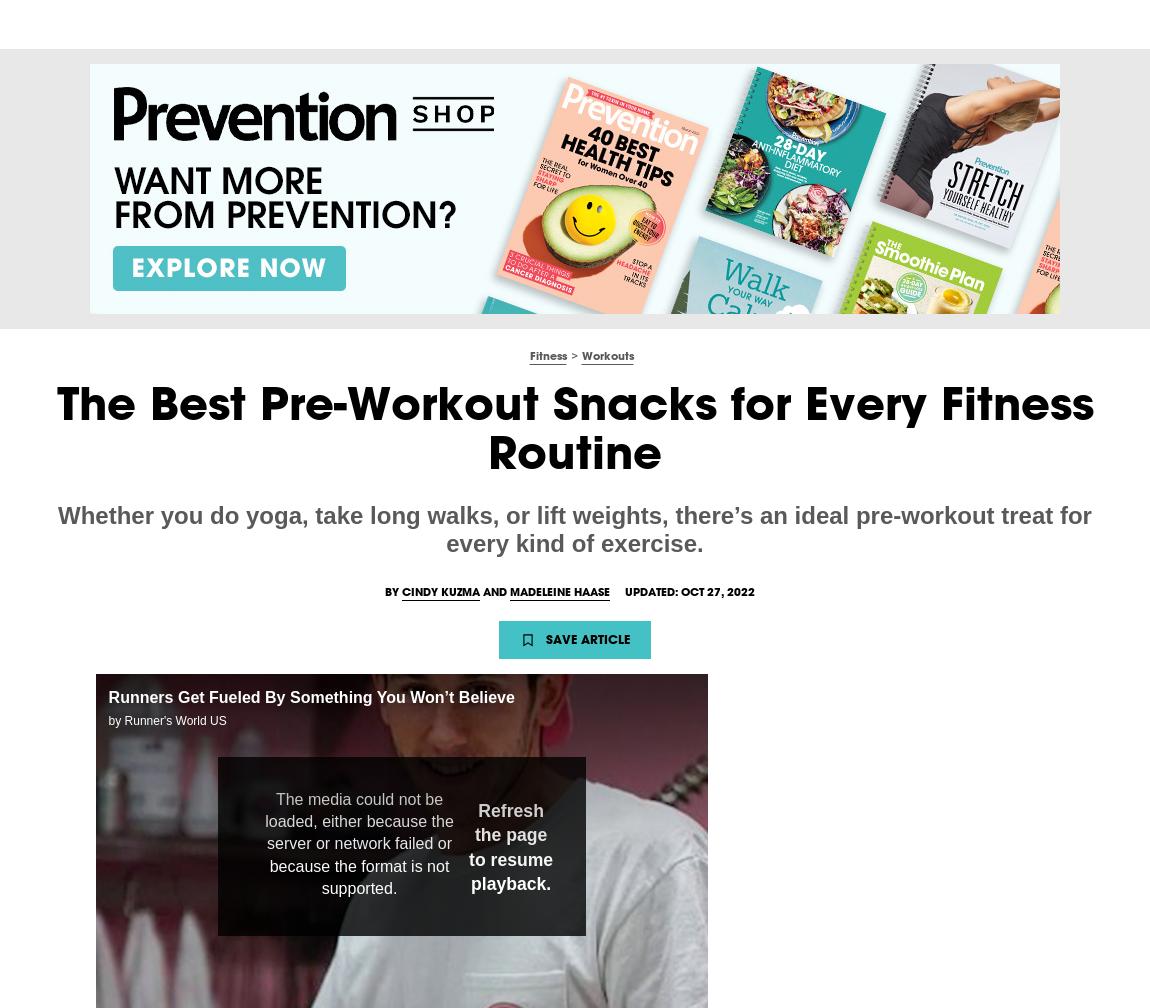 This screenshot has width=1150, height=1008. What do you see at coordinates (205, 157) in the screenshot?
I see `'Madeleine,'` at bounding box center [205, 157].